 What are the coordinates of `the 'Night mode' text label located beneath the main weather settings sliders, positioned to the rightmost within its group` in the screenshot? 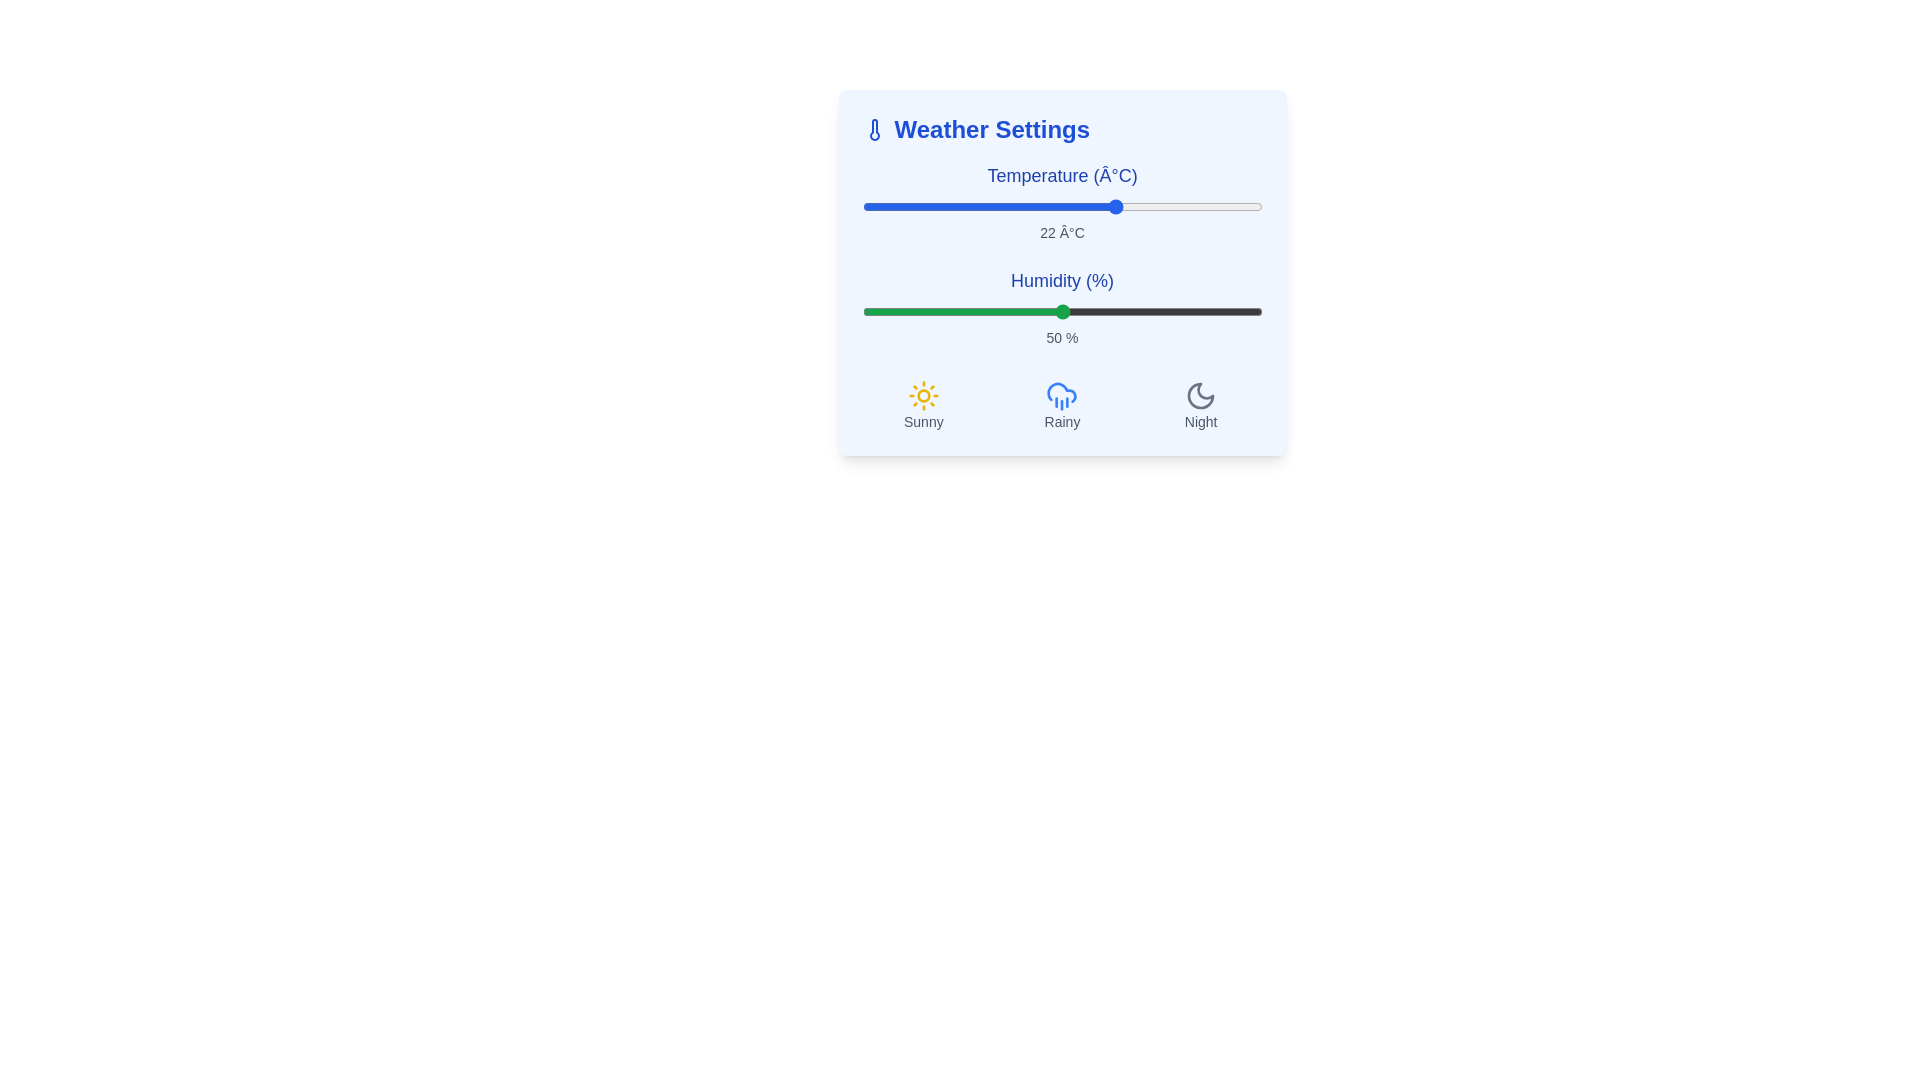 It's located at (1200, 420).